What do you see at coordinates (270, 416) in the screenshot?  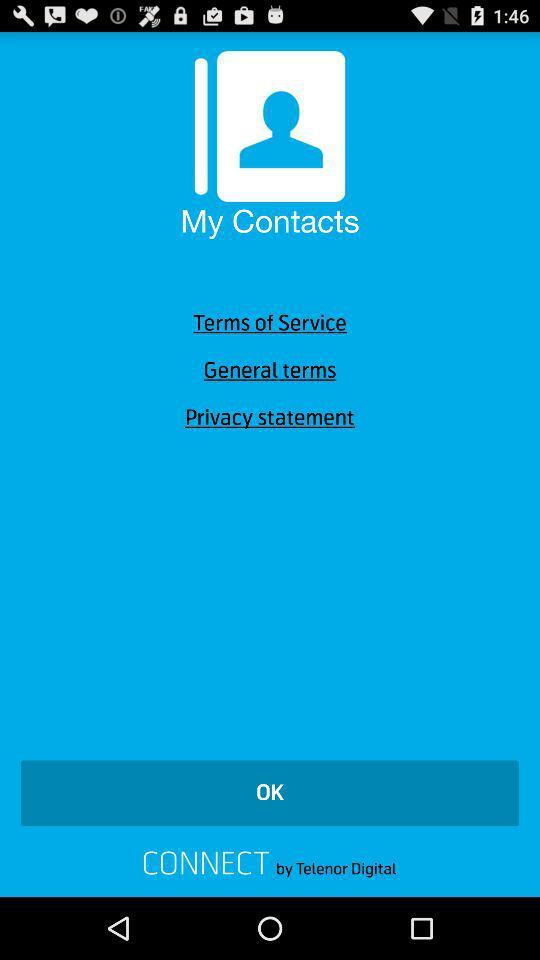 I see `icon below the general terms icon` at bounding box center [270, 416].